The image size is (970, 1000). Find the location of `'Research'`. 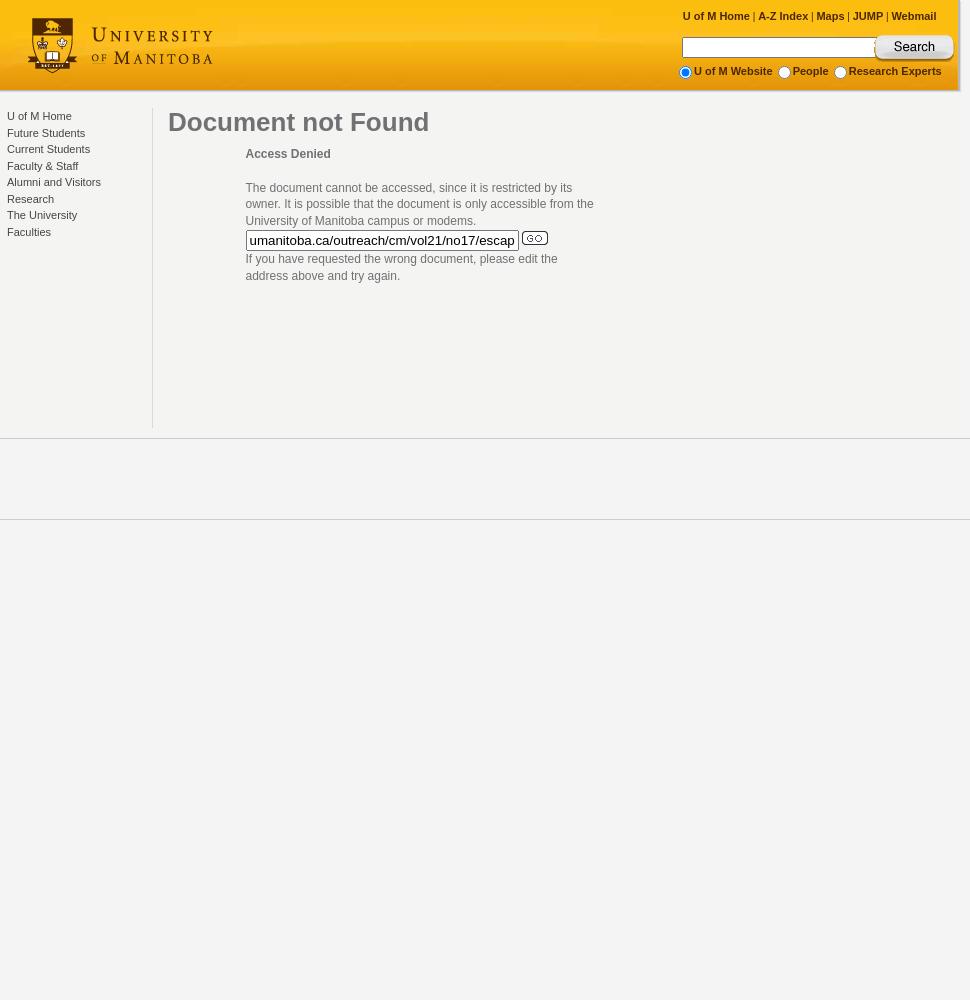

'Research' is located at coordinates (30, 197).